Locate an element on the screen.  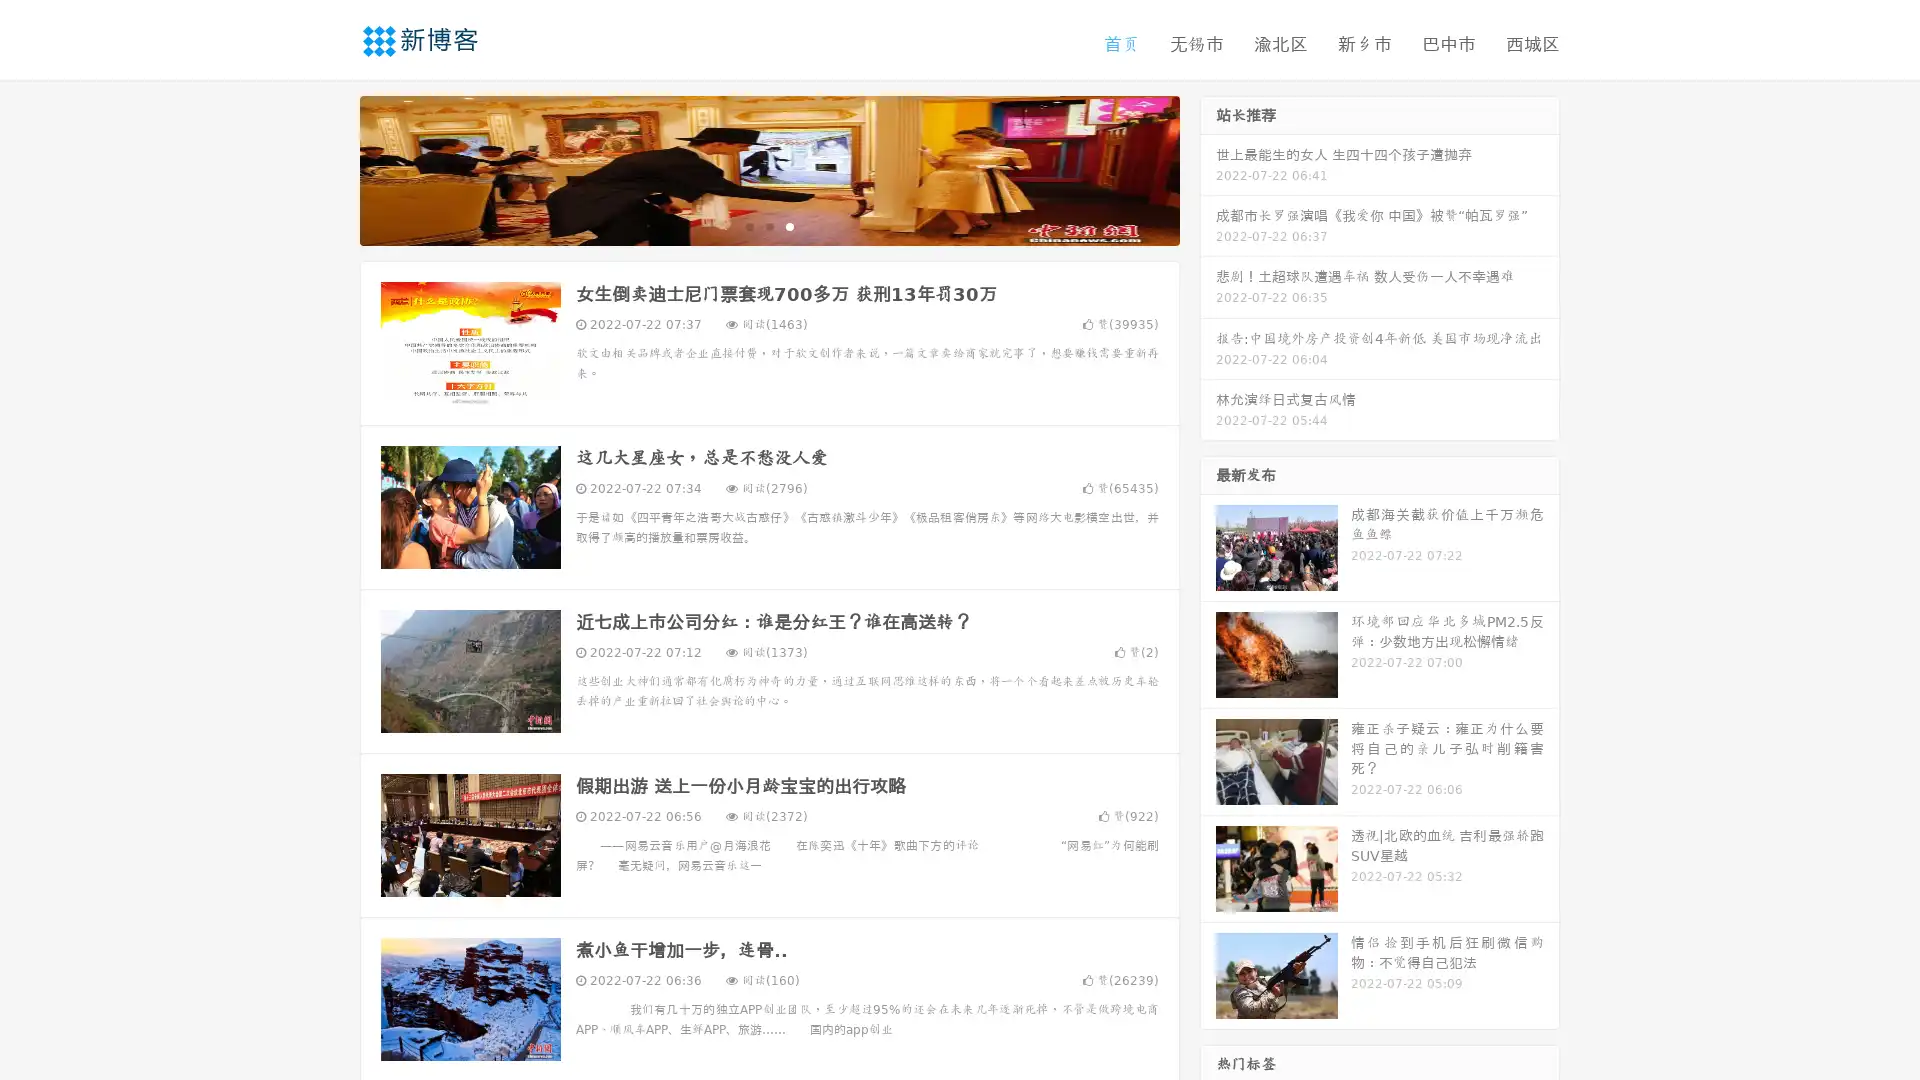
Go to slide 3 is located at coordinates (789, 225).